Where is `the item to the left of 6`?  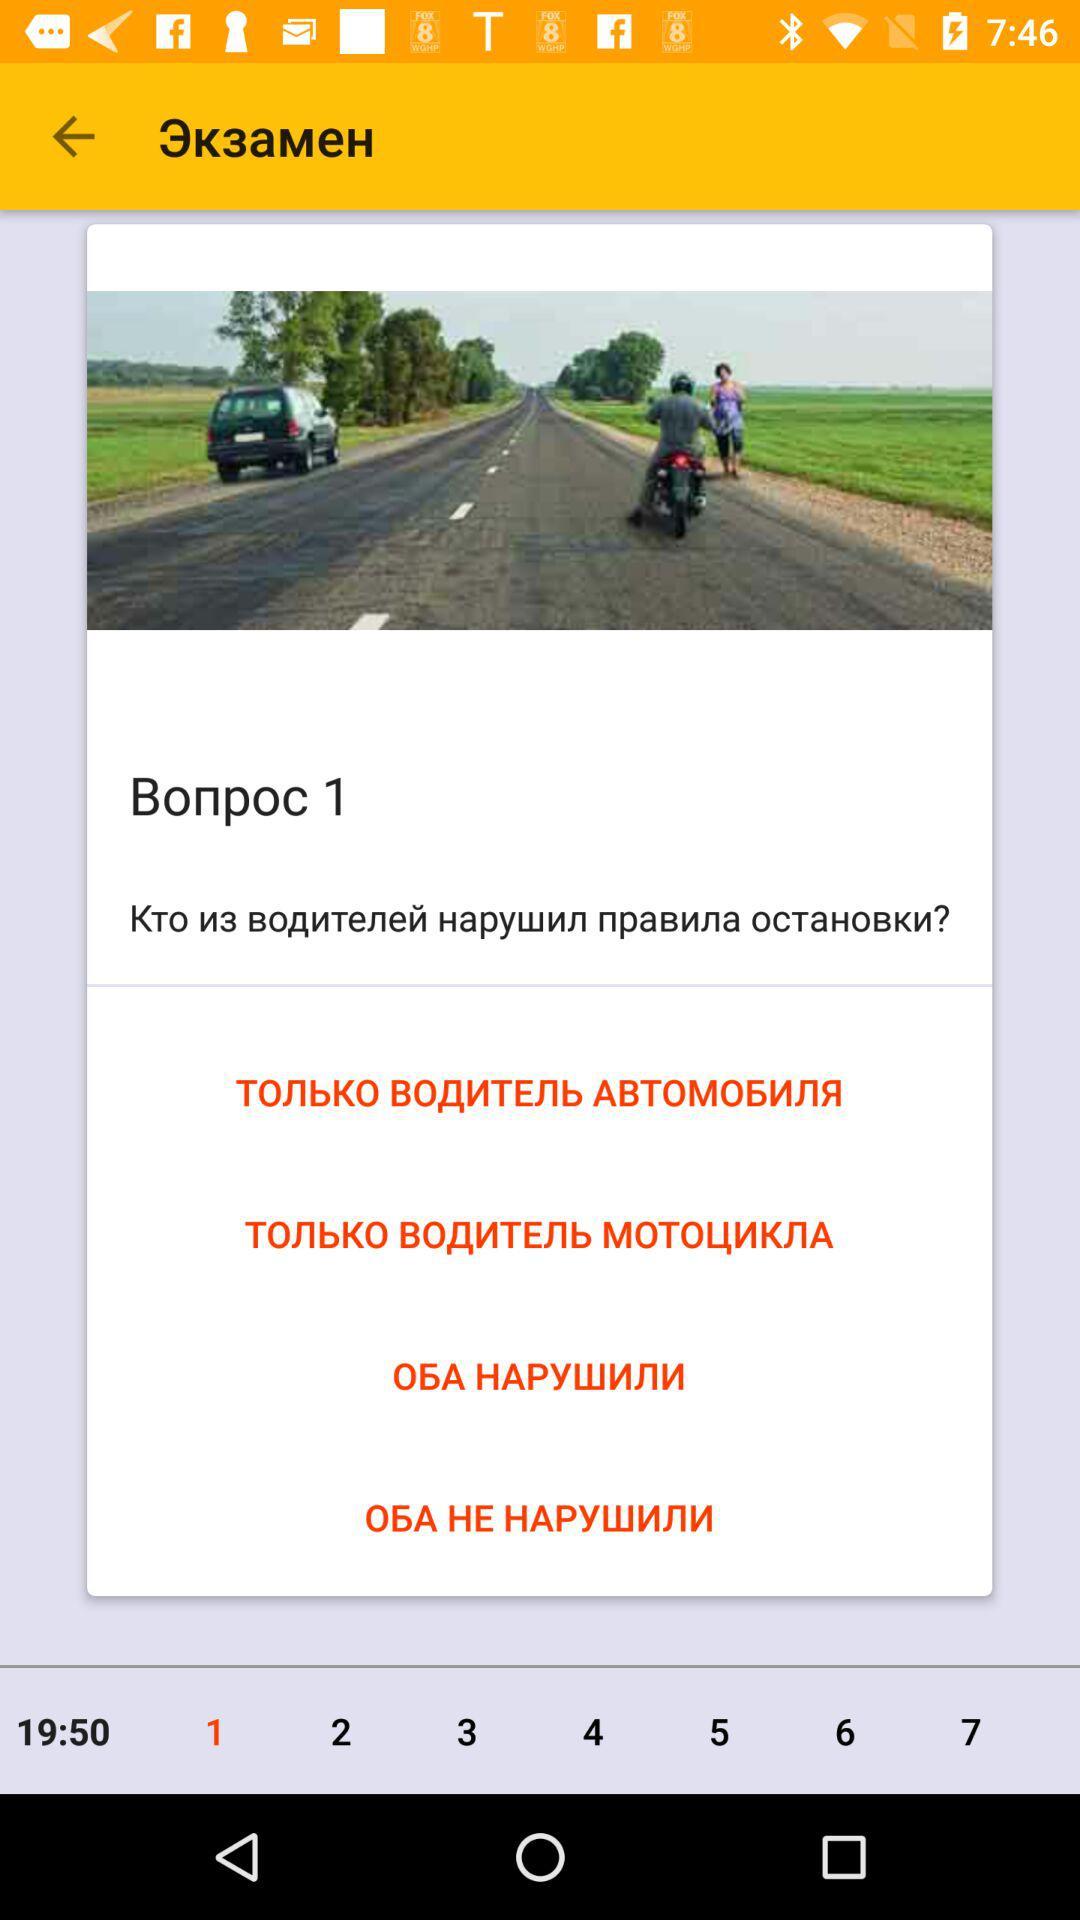
the item to the left of 6 is located at coordinates (718, 1730).